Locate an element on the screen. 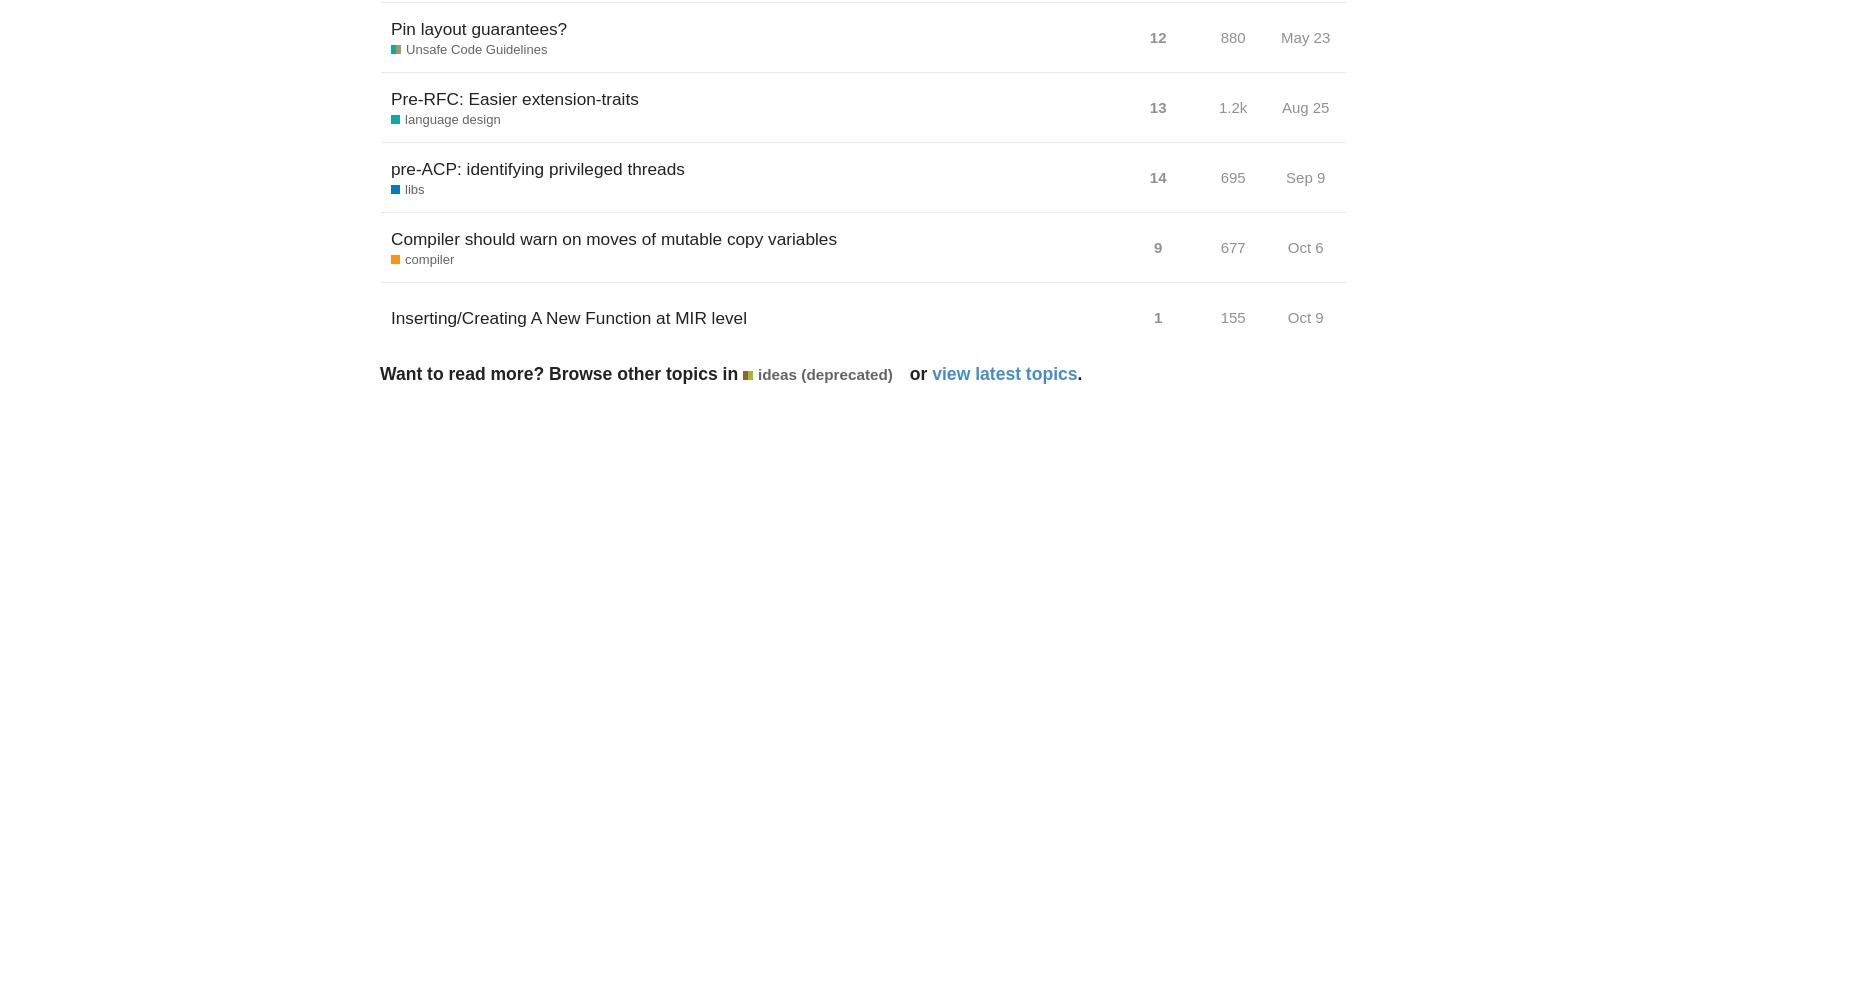 The width and height of the screenshot is (1850, 1000). 'Oct 9' is located at coordinates (1303, 316).